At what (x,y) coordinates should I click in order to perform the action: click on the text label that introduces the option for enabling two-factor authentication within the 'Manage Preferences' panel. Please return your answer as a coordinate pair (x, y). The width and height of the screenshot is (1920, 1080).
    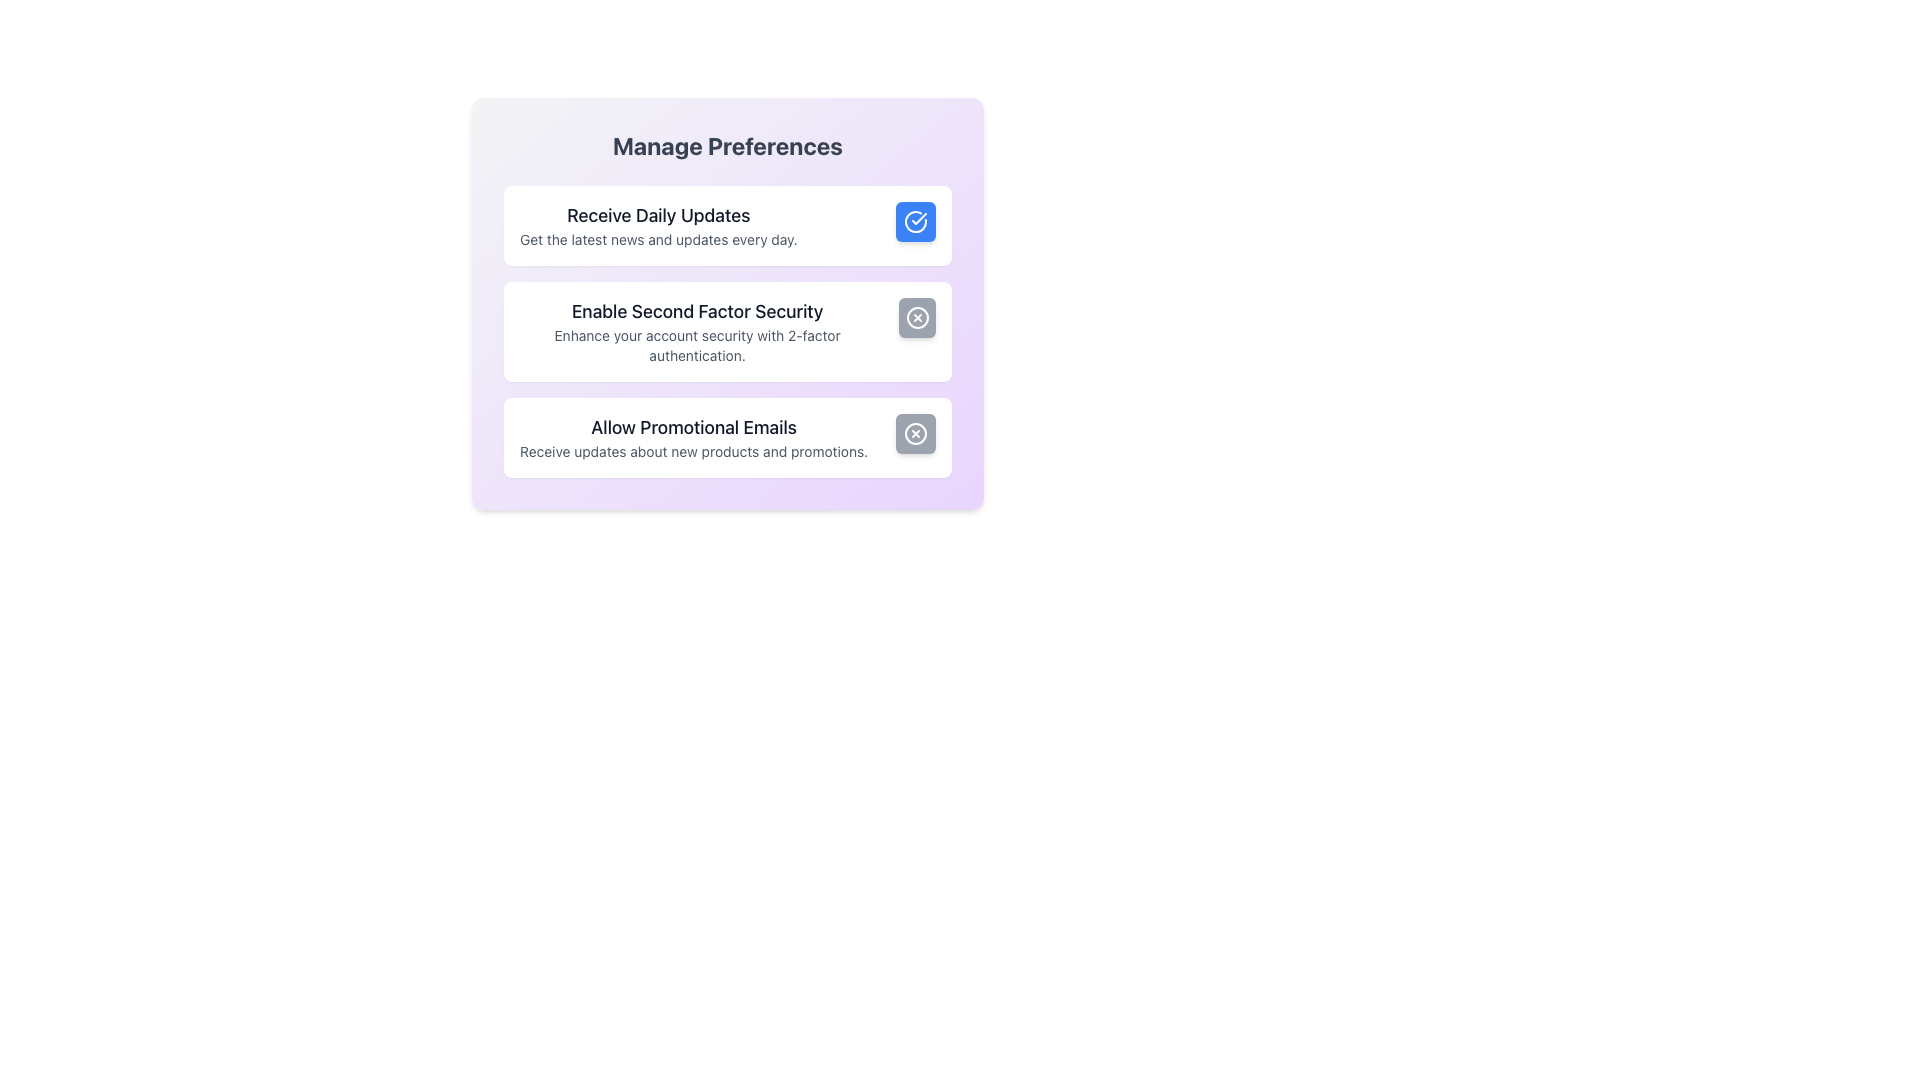
    Looking at the image, I should click on (697, 312).